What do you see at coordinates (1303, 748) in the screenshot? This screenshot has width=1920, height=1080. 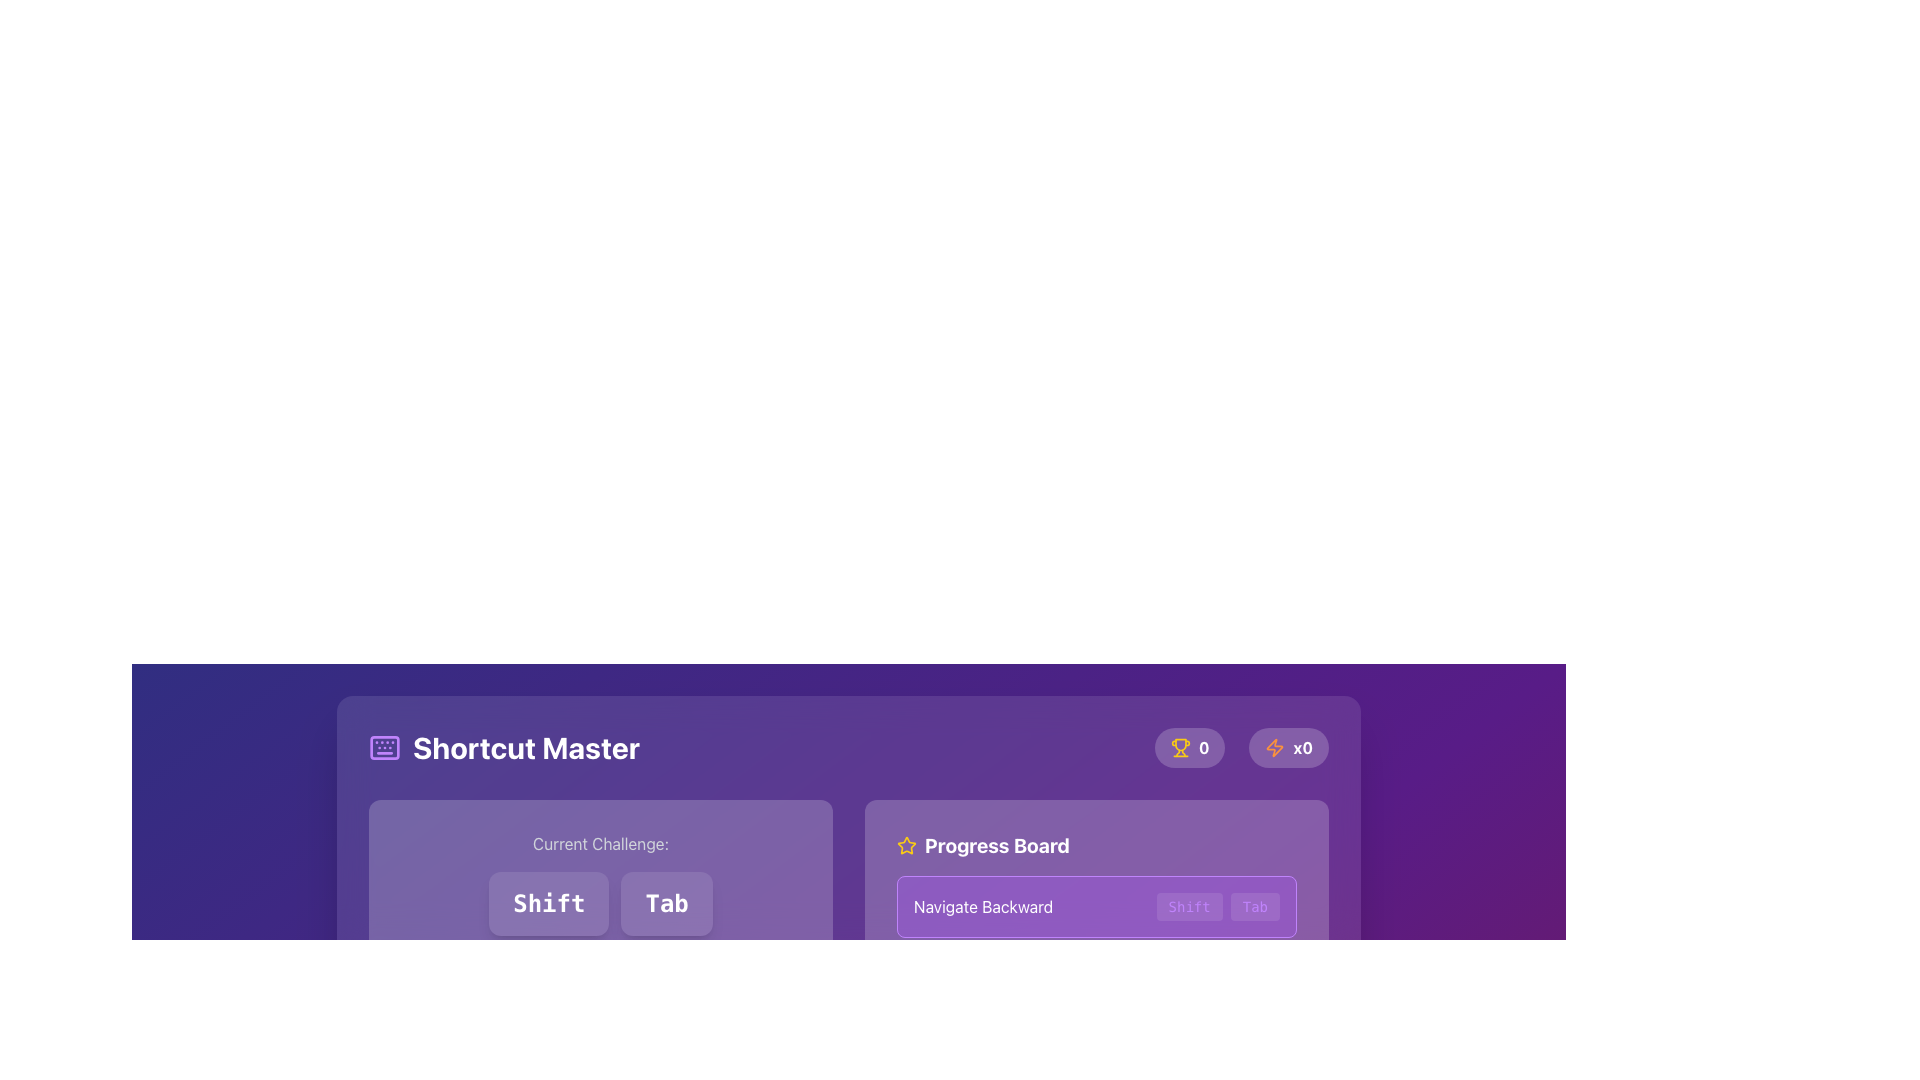 I see `the text label displaying 'x0' in bold white font, which is part of a rounded button with a semi-transparent white background on a purple interface` at bounding box center [1303, 748].